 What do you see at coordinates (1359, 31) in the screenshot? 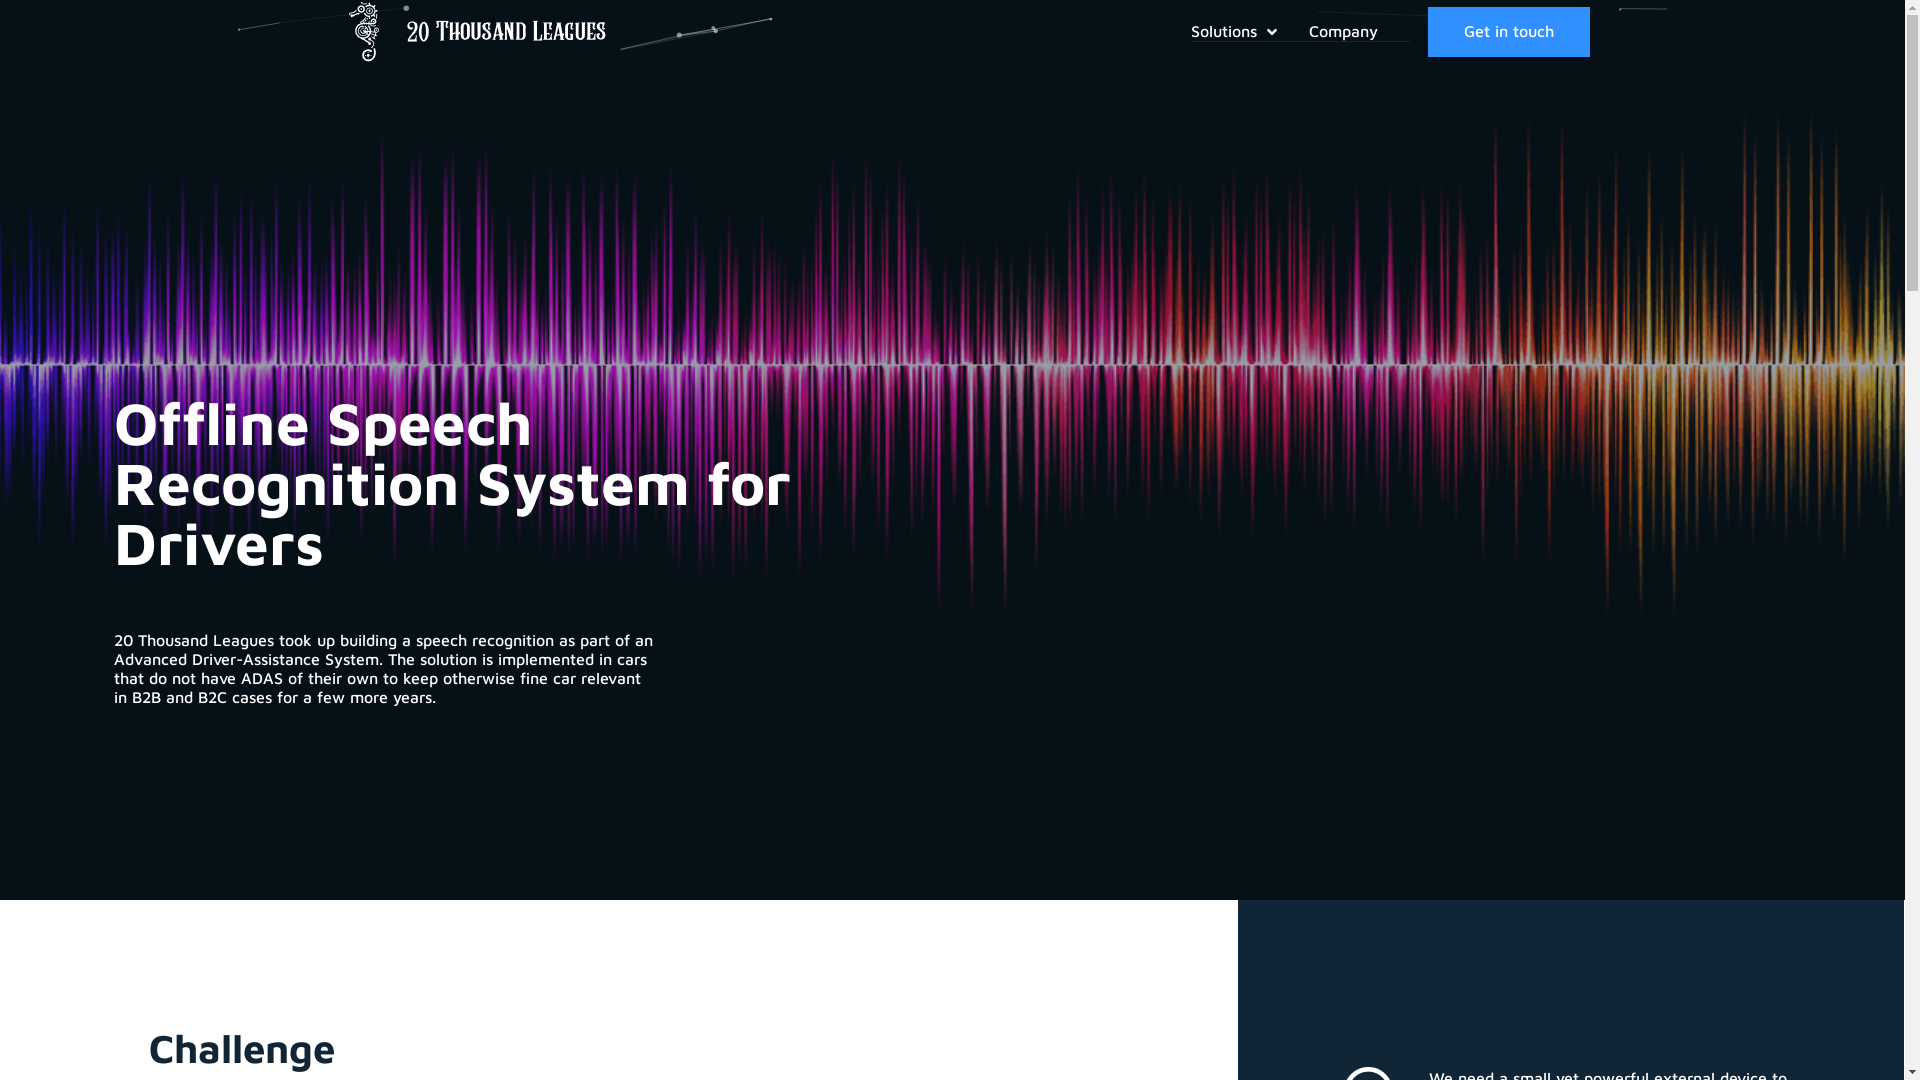
I see `'Company'` at bounding box center [1359, 31].